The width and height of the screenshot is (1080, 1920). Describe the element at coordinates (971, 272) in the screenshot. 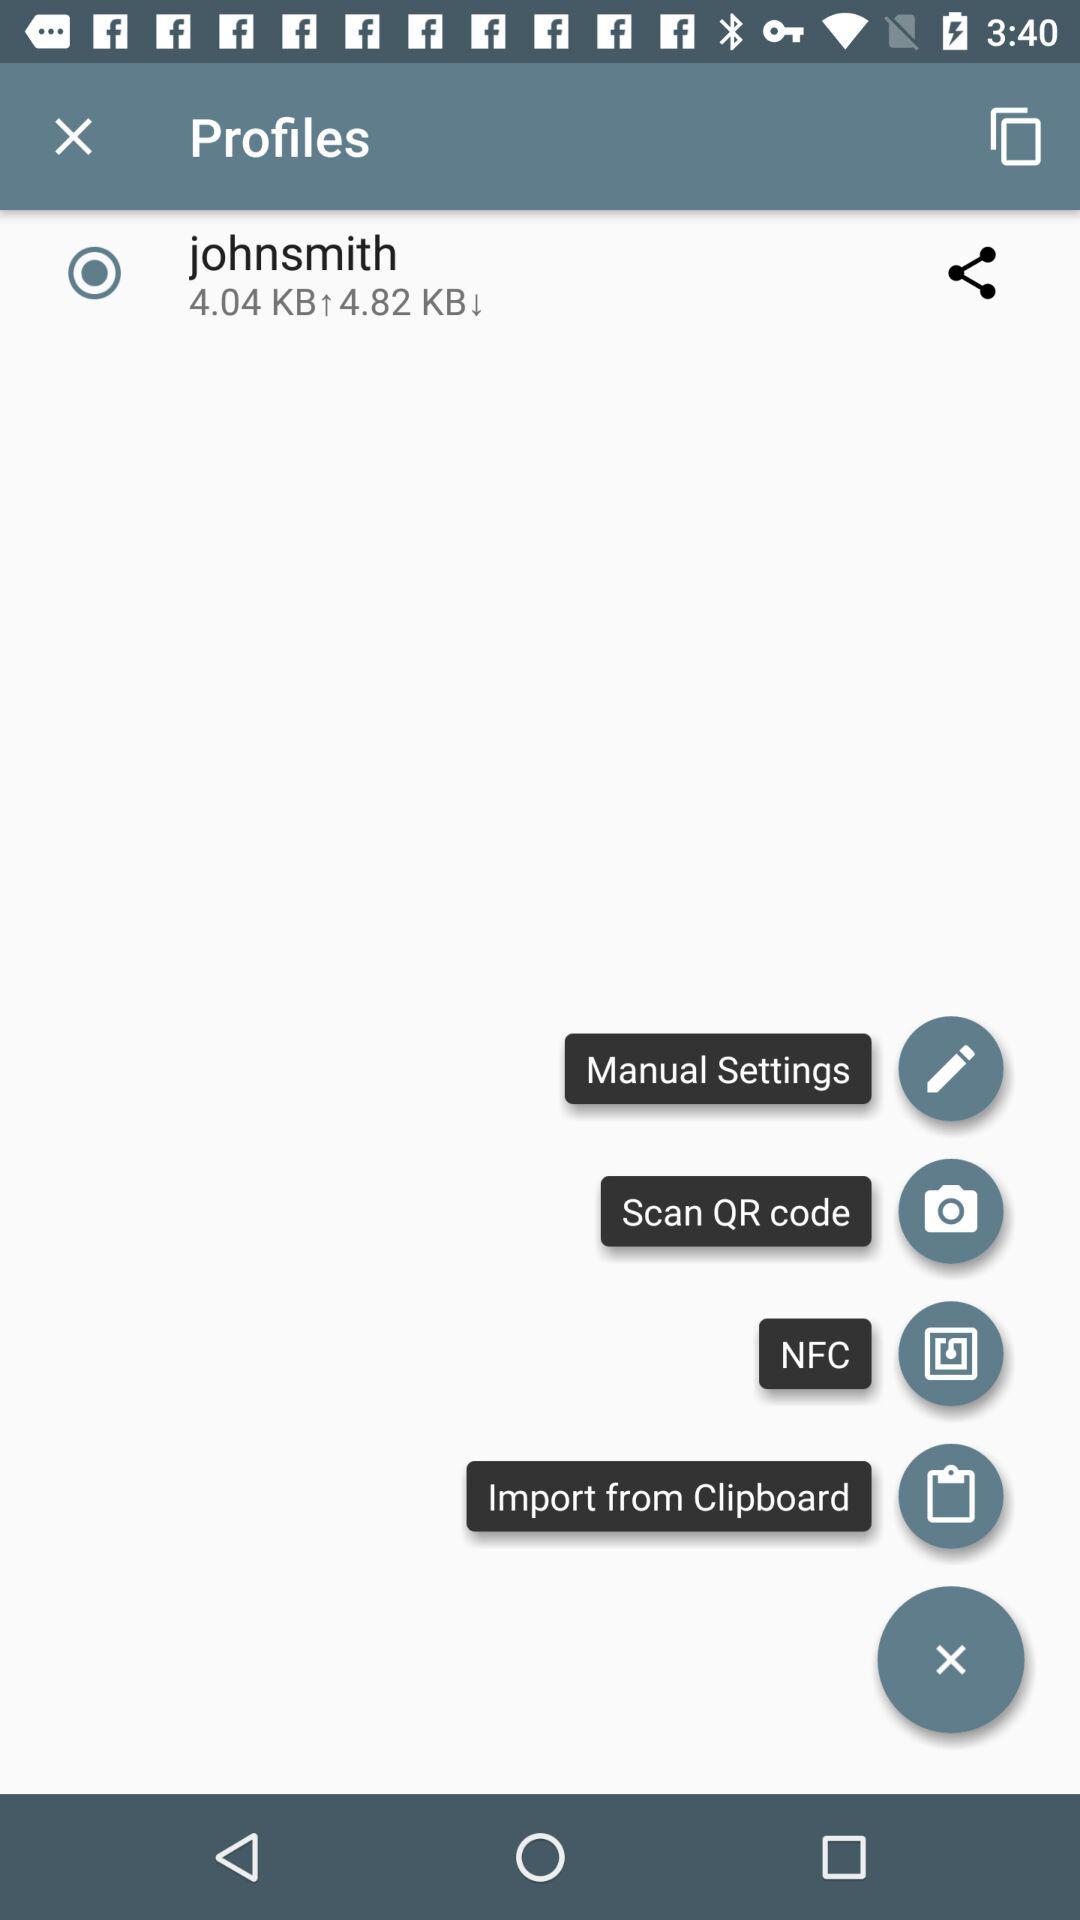

I see `the icon to the right of johnsmith 4 04 icon` at that location.